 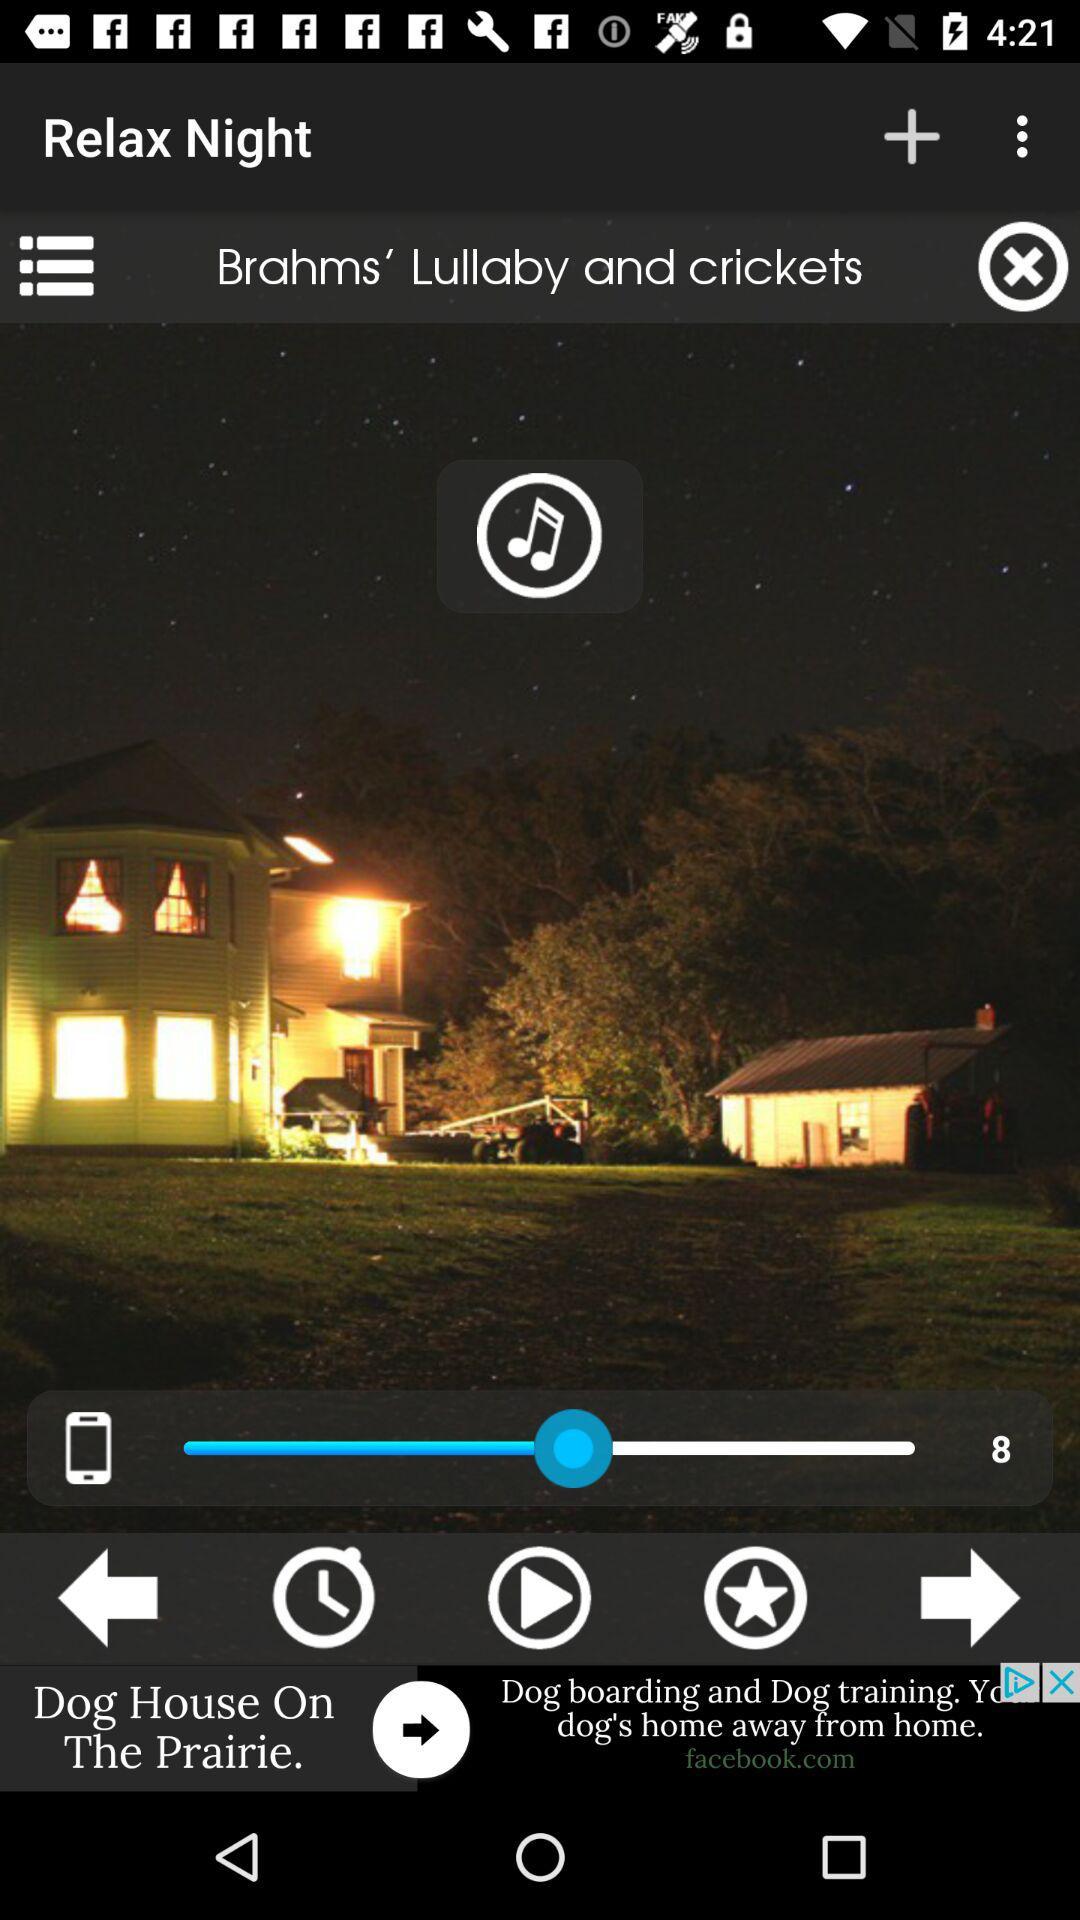 What do you see at coordinates (322, 1596) in the screenshot?
I see `the time icon` at bounding box center [322, 1596].